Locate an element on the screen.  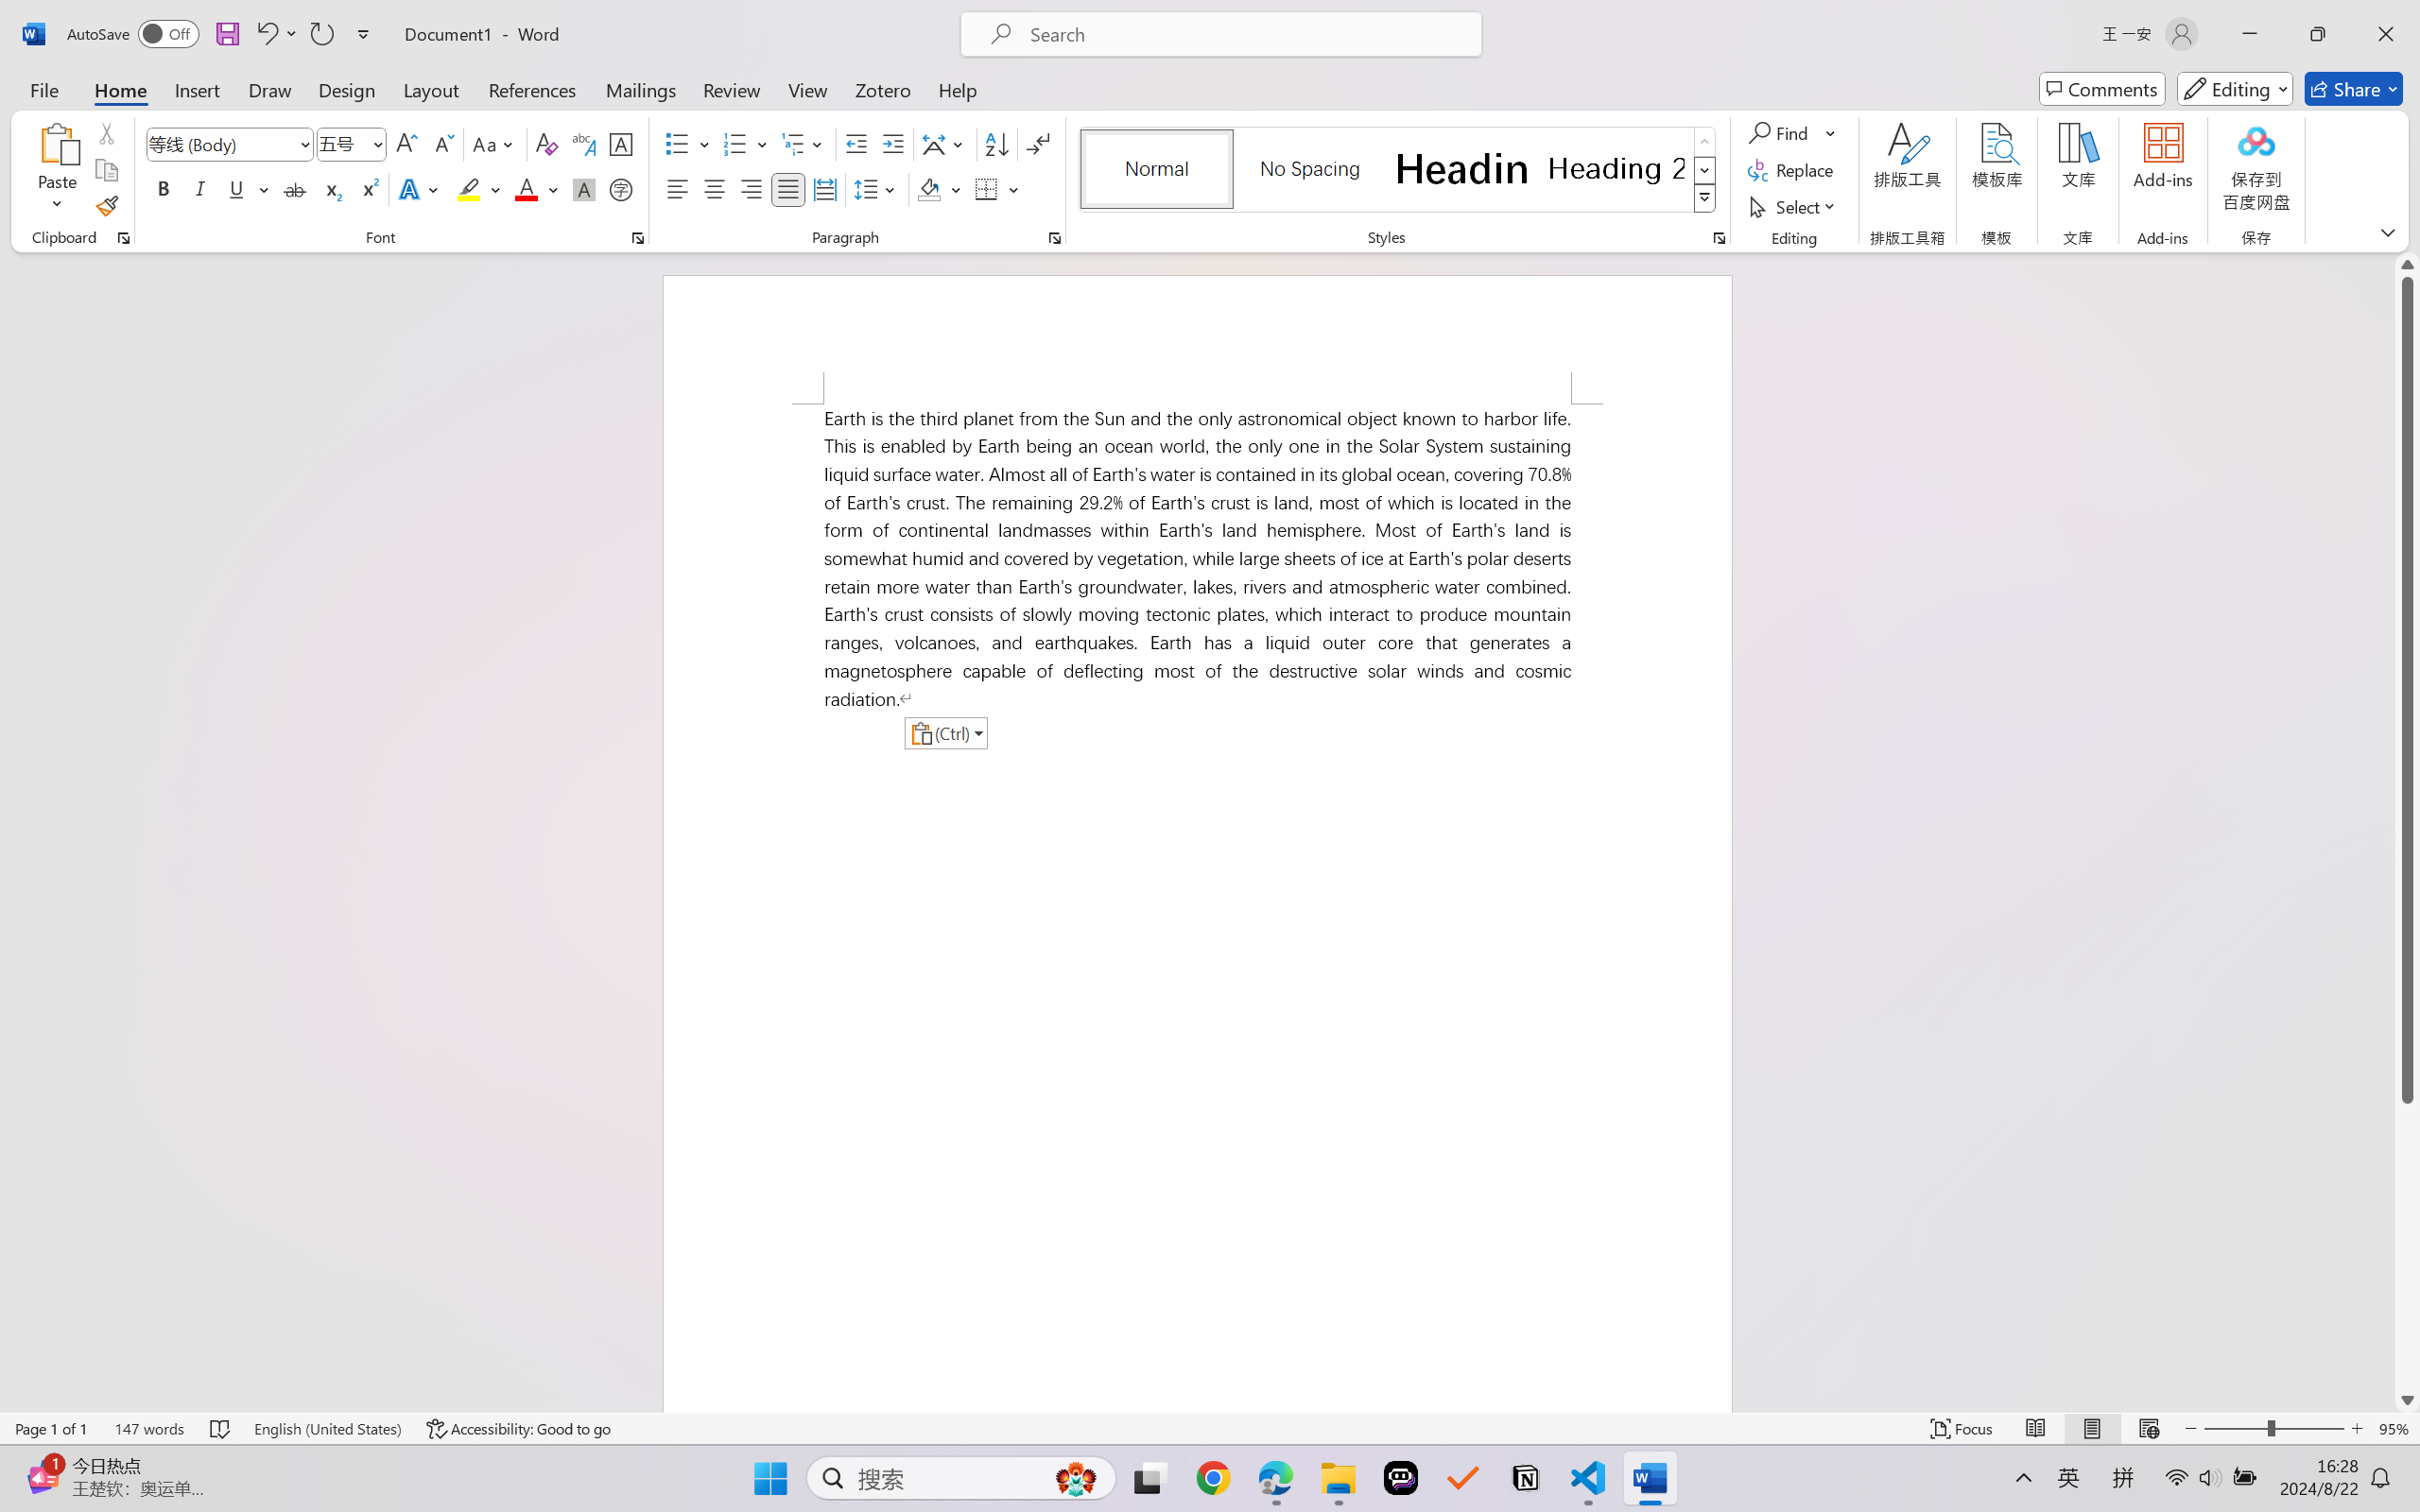
'Action: Paste alternatives' is located at coordinates (944, 732).